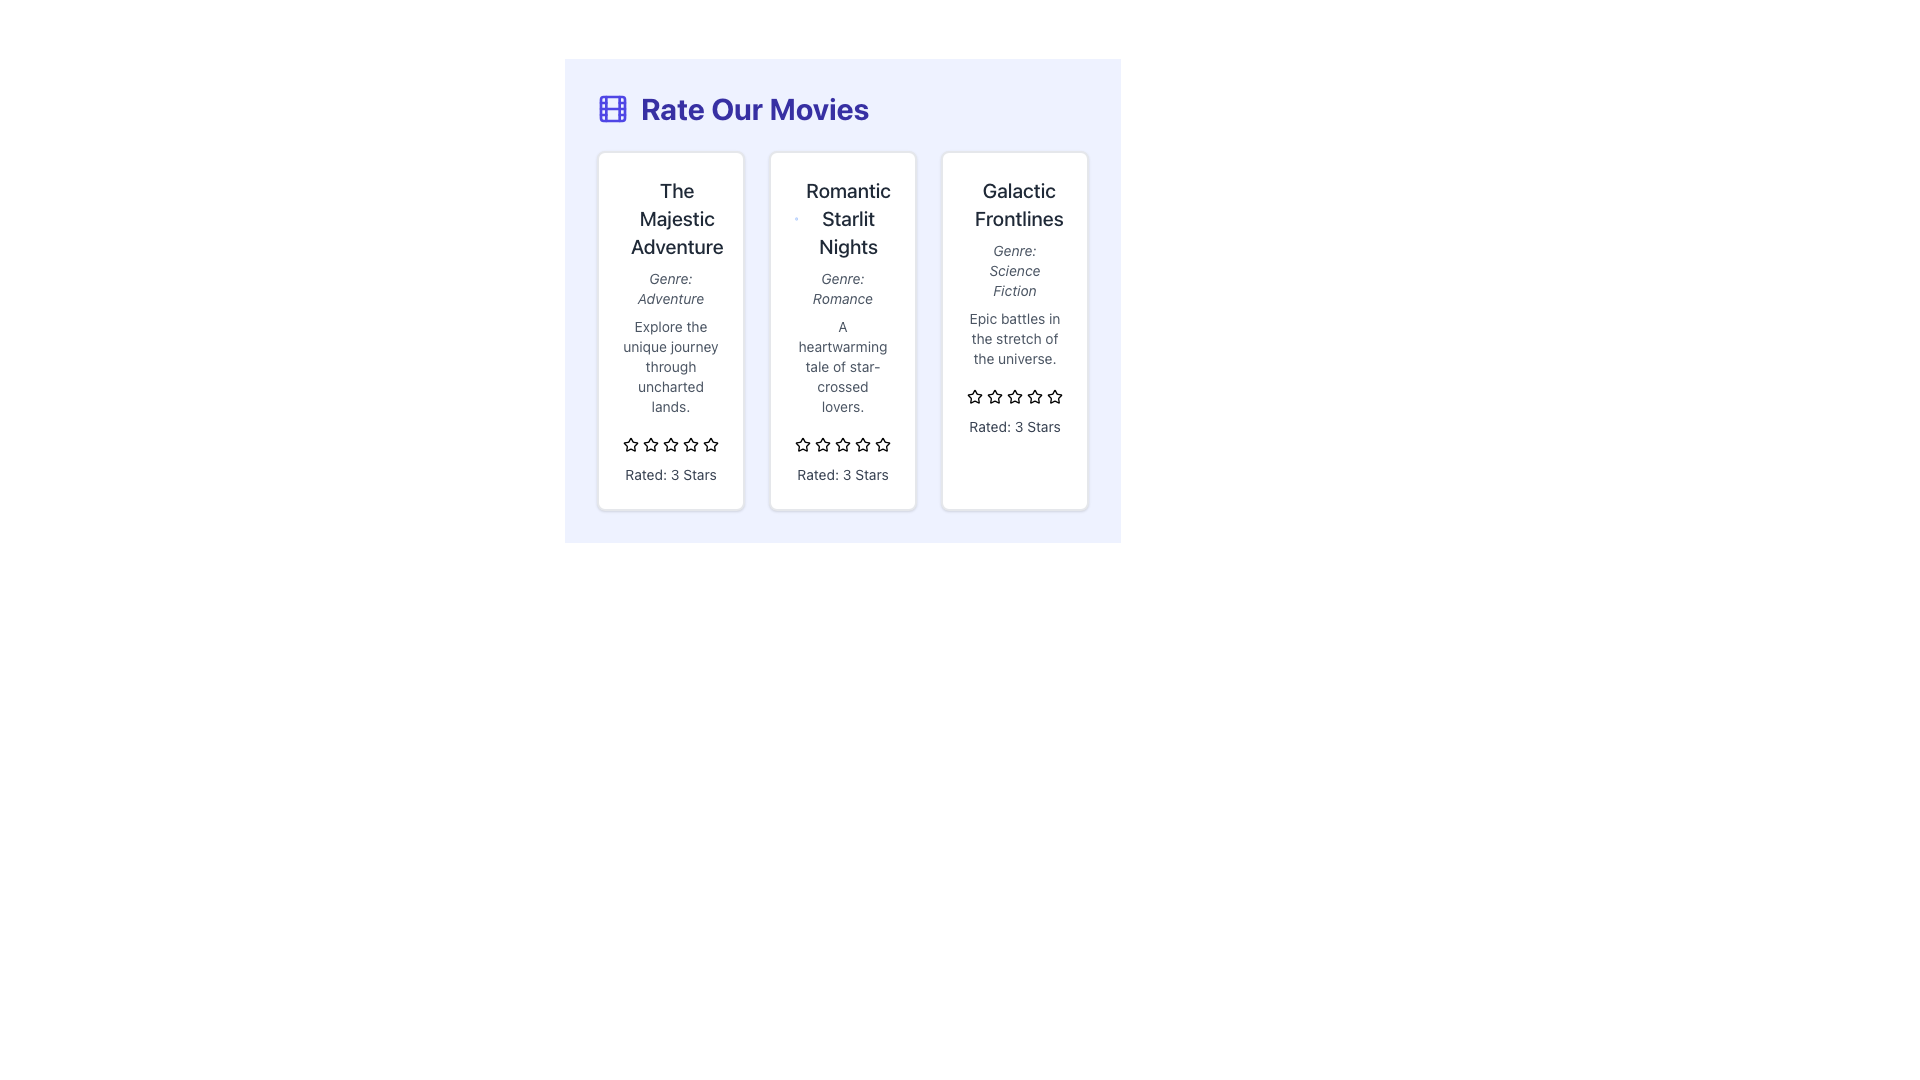 This screenshot has width=1920, height=1080. I want to click on the first star icon in the five-star rating system below 'The Majestic Adventure' movie card, so click(629, 443).